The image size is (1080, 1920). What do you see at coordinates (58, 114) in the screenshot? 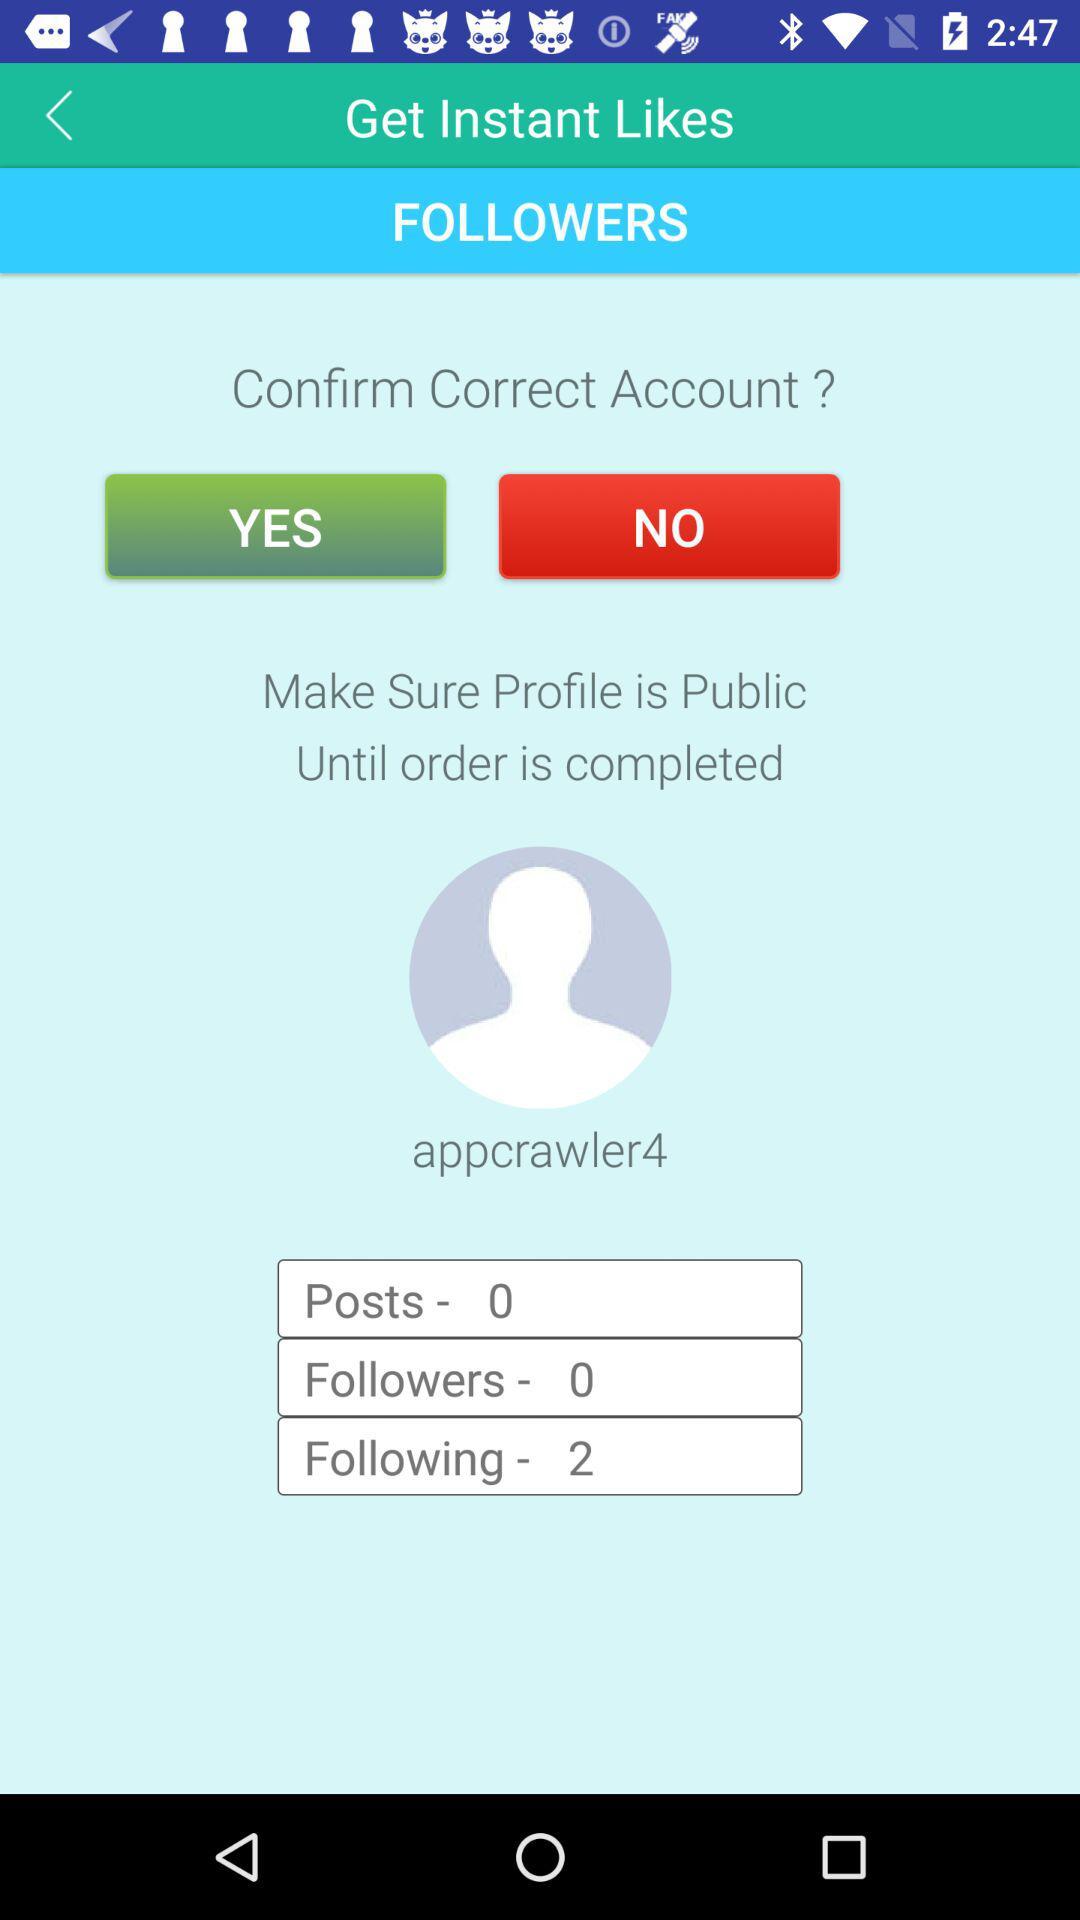
I see `the arrow_backward icon` at bounding box center [58, 114].